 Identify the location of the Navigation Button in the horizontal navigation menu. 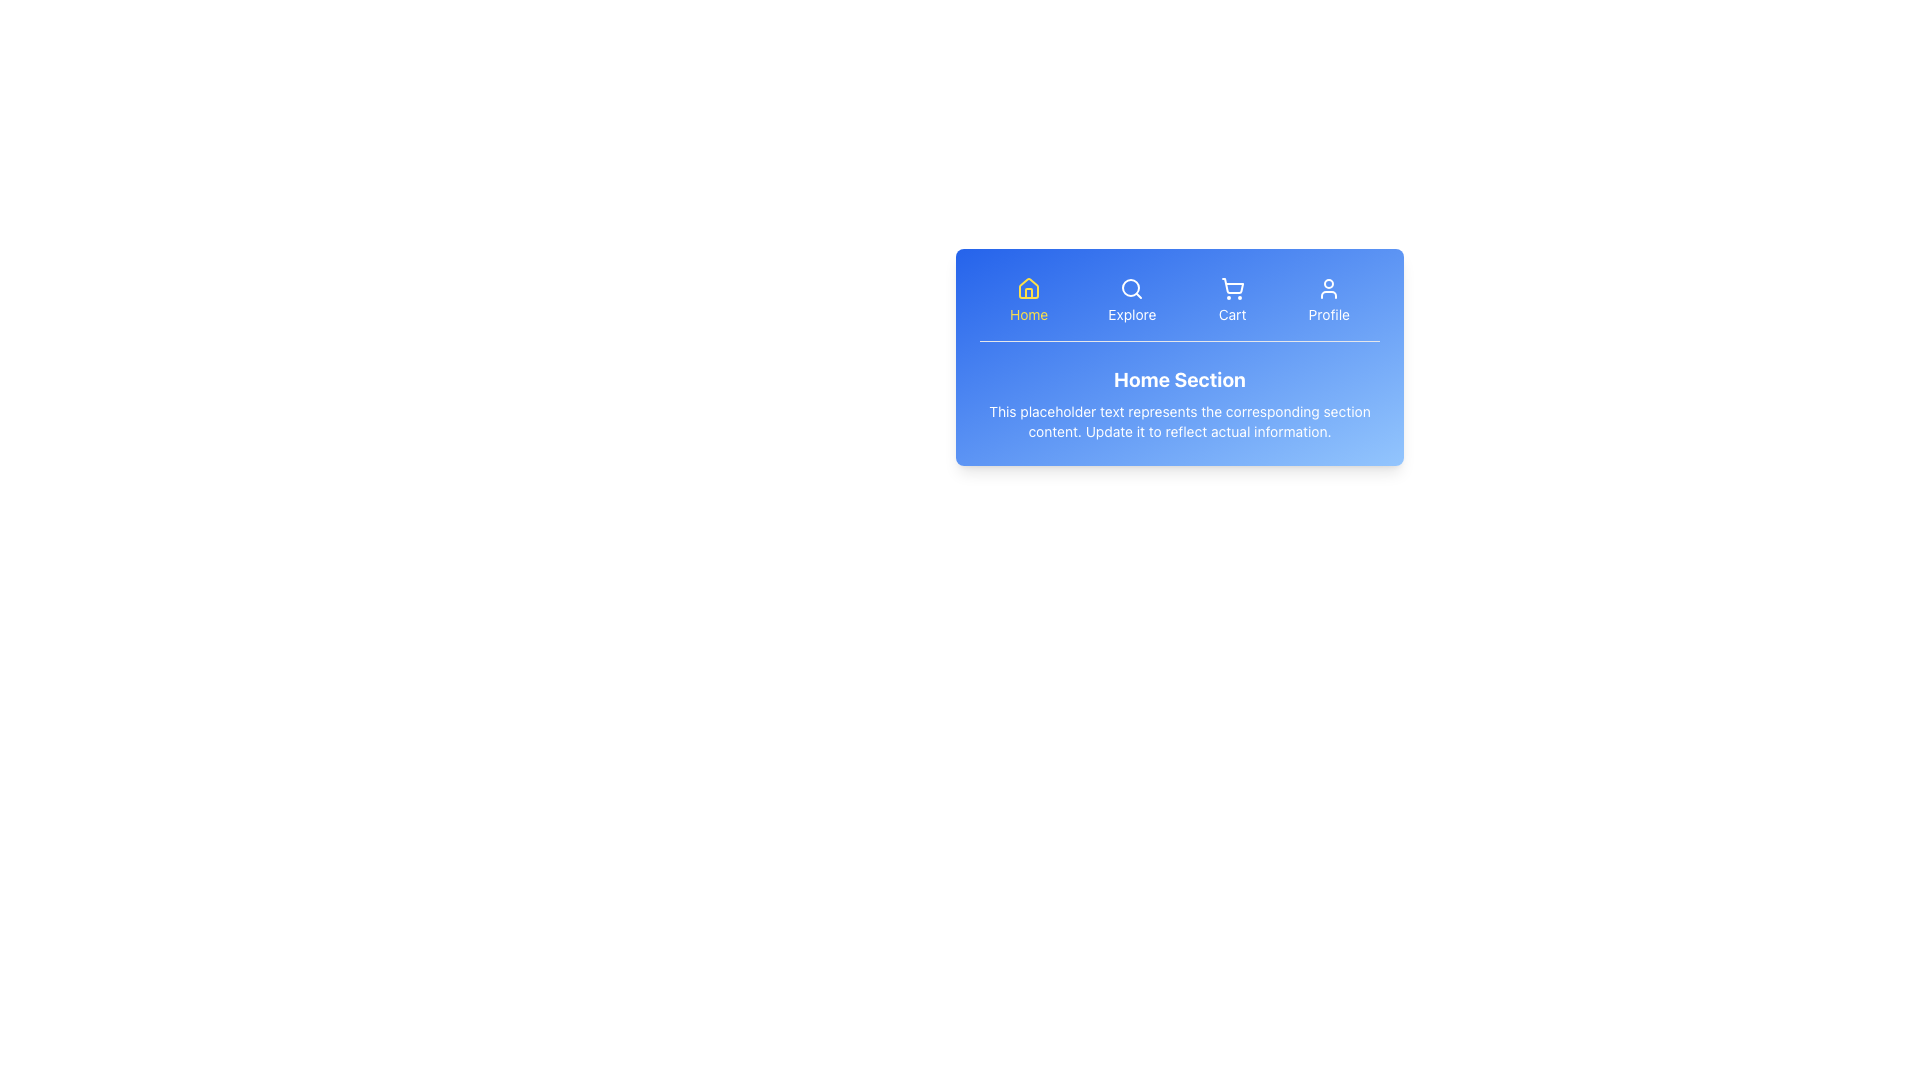
(1132, 299).